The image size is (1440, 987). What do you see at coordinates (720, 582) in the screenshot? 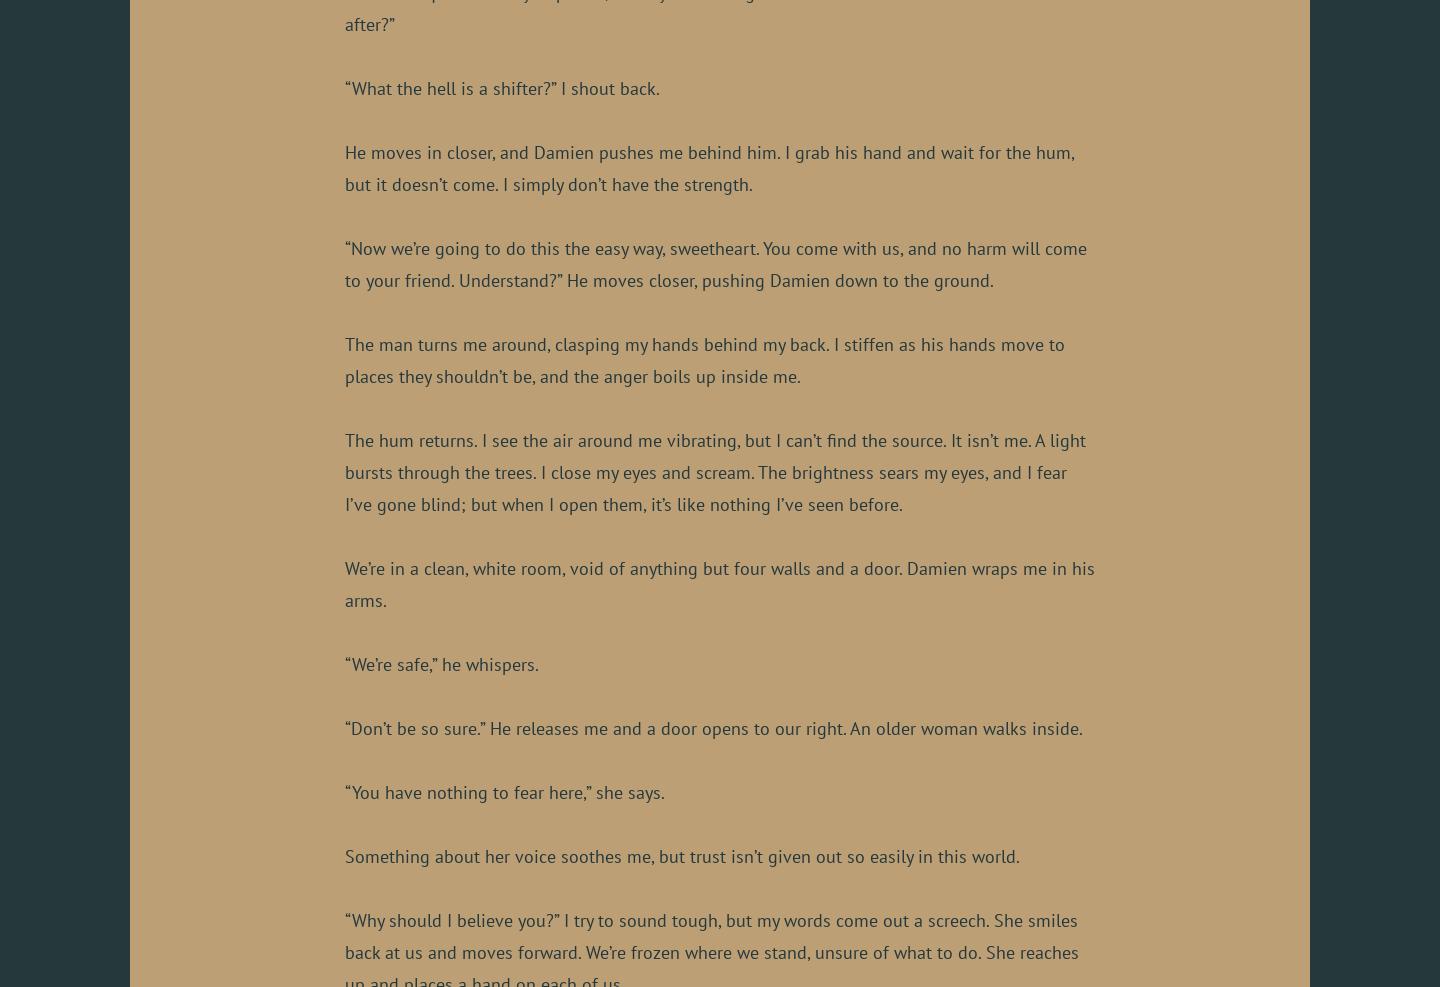
I see `'We’re in a clean, white room, void of anything but four walls and a door. Damien wraps me in his arms.'` at bounding box center [720, 582].